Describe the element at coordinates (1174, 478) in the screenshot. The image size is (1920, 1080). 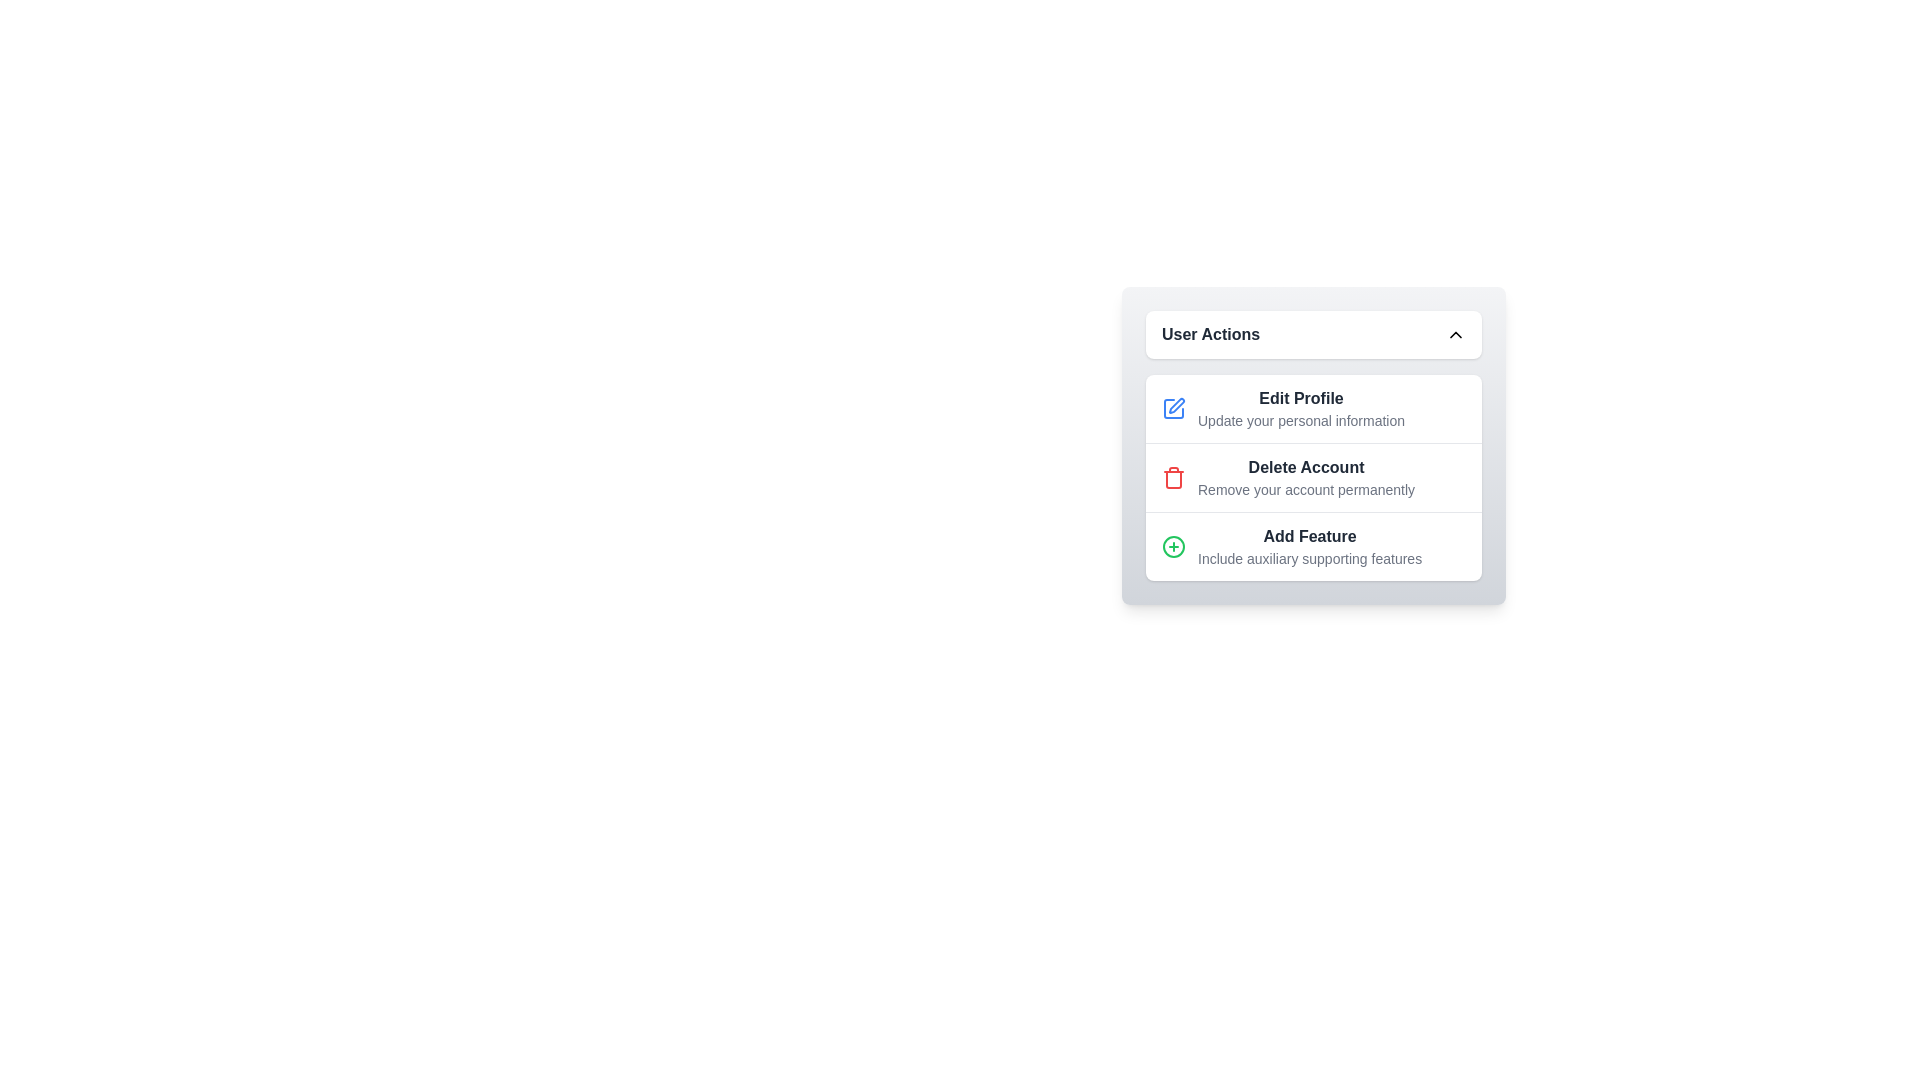
I see `the Delete Account icon, which is the first element on the left in the menu option indicating account deletion` at that location.